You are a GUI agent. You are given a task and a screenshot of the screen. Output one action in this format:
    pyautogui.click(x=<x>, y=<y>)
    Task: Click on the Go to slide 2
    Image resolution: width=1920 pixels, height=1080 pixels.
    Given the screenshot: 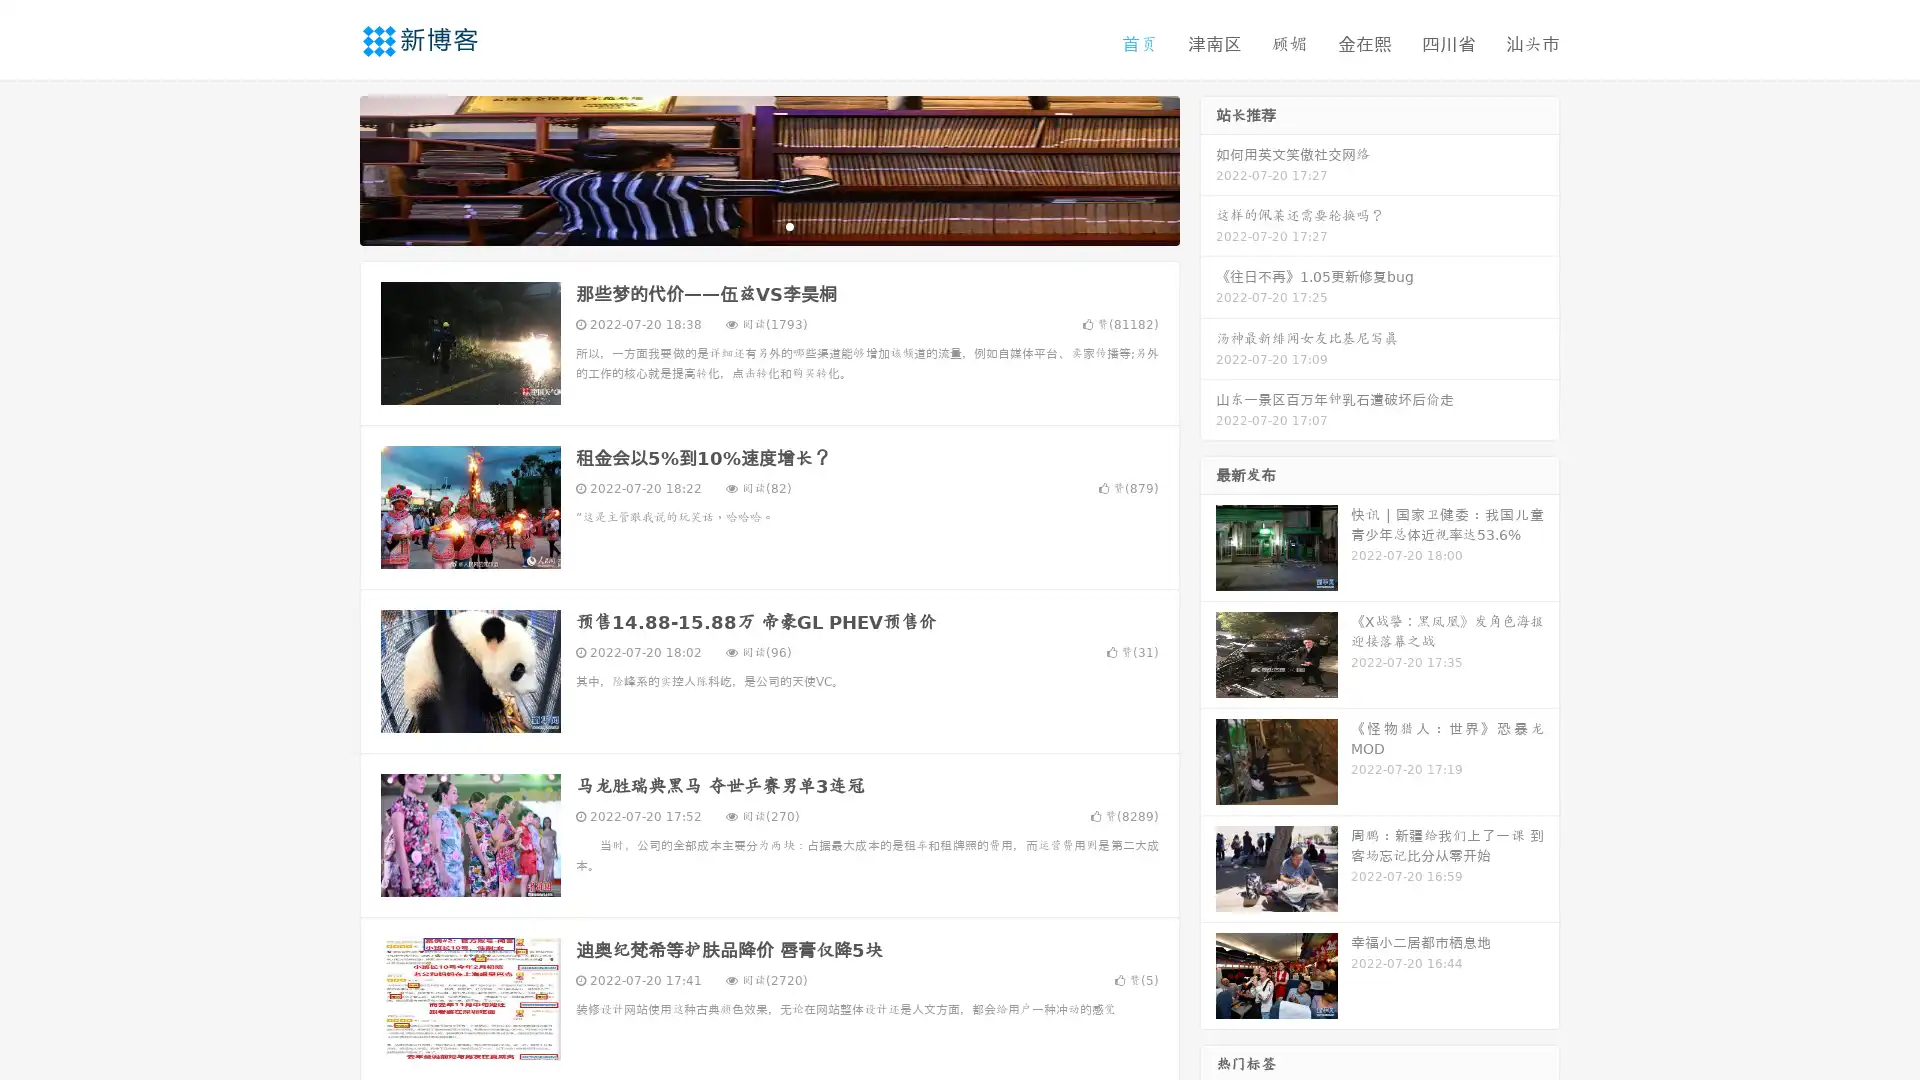 What is the action you would take?
    pyautogui.click(x=768, y=225)
    